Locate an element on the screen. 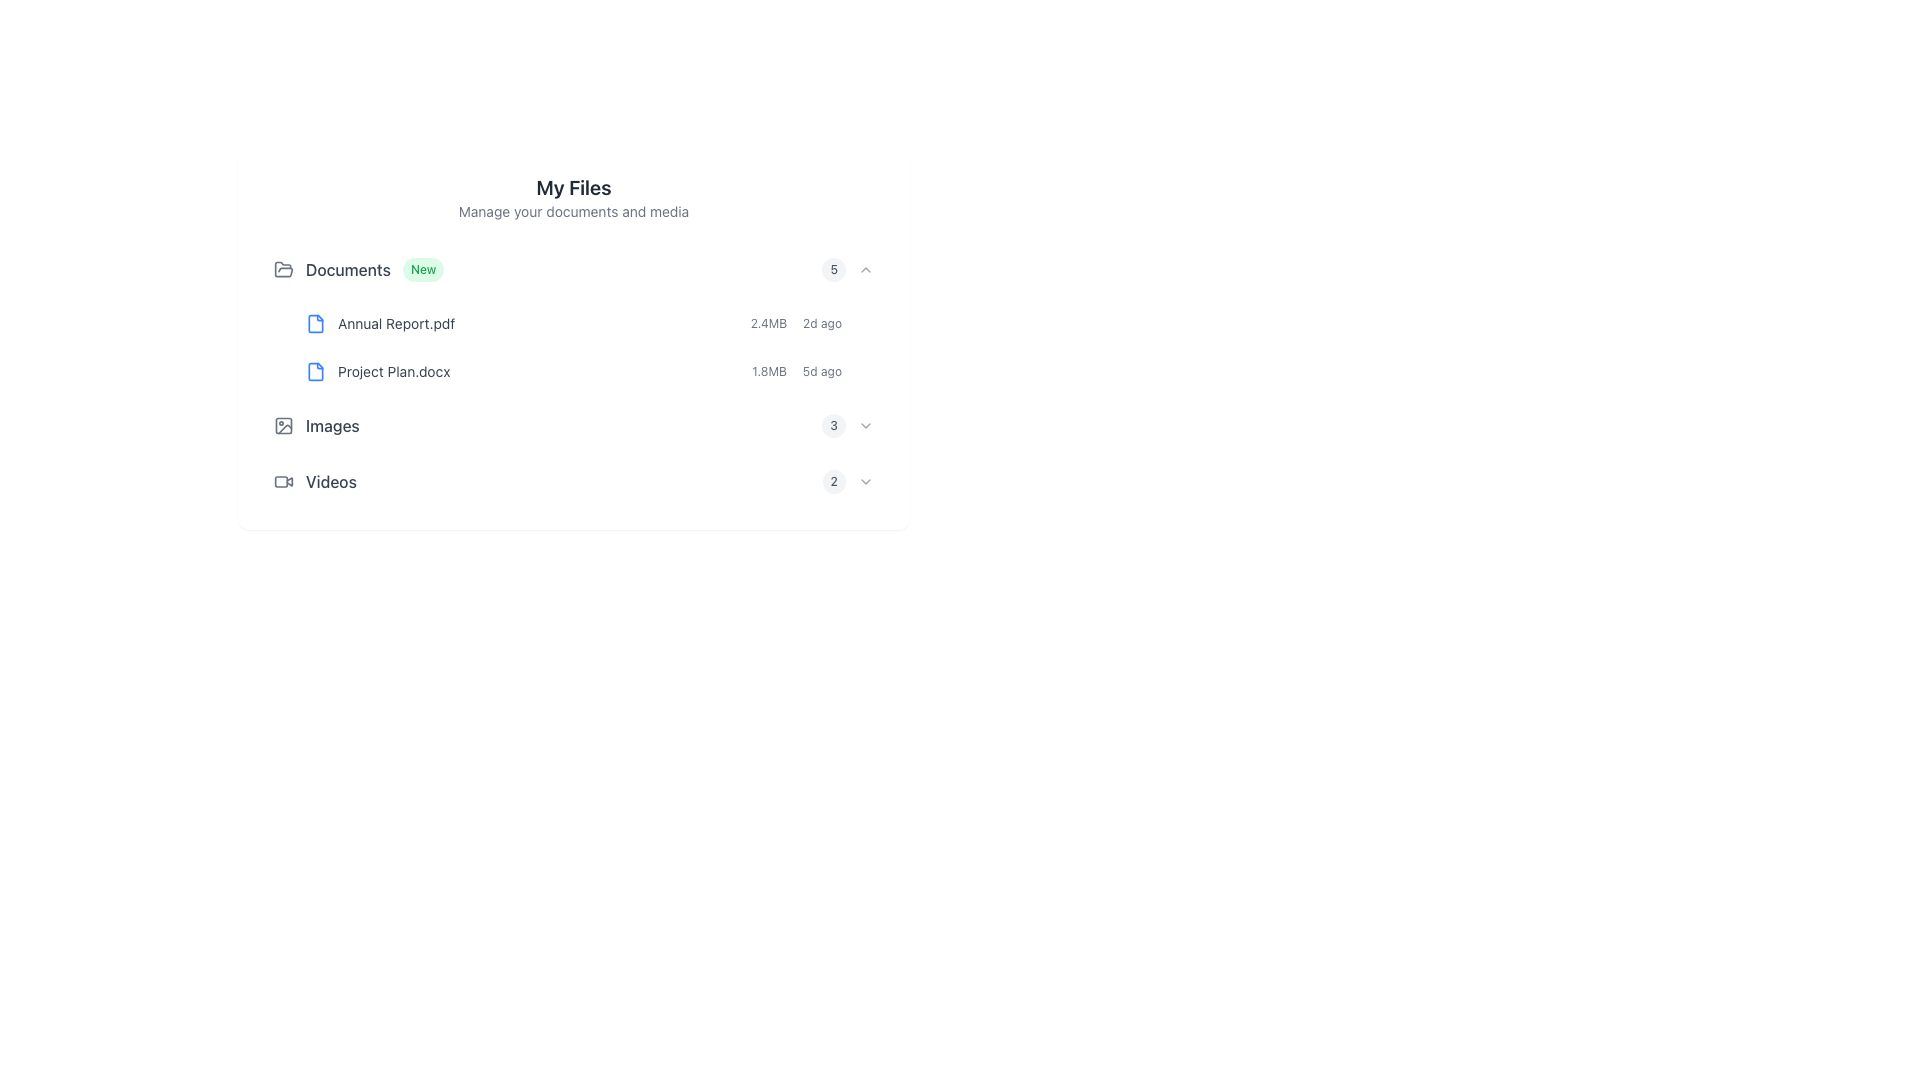 This screenshot has width=1920, height=1080. the 'Images' Label, which is styled with medium font weight and gray color, located between the 'Documents' and 'Videos' sections is located at coordinates (332, 424).